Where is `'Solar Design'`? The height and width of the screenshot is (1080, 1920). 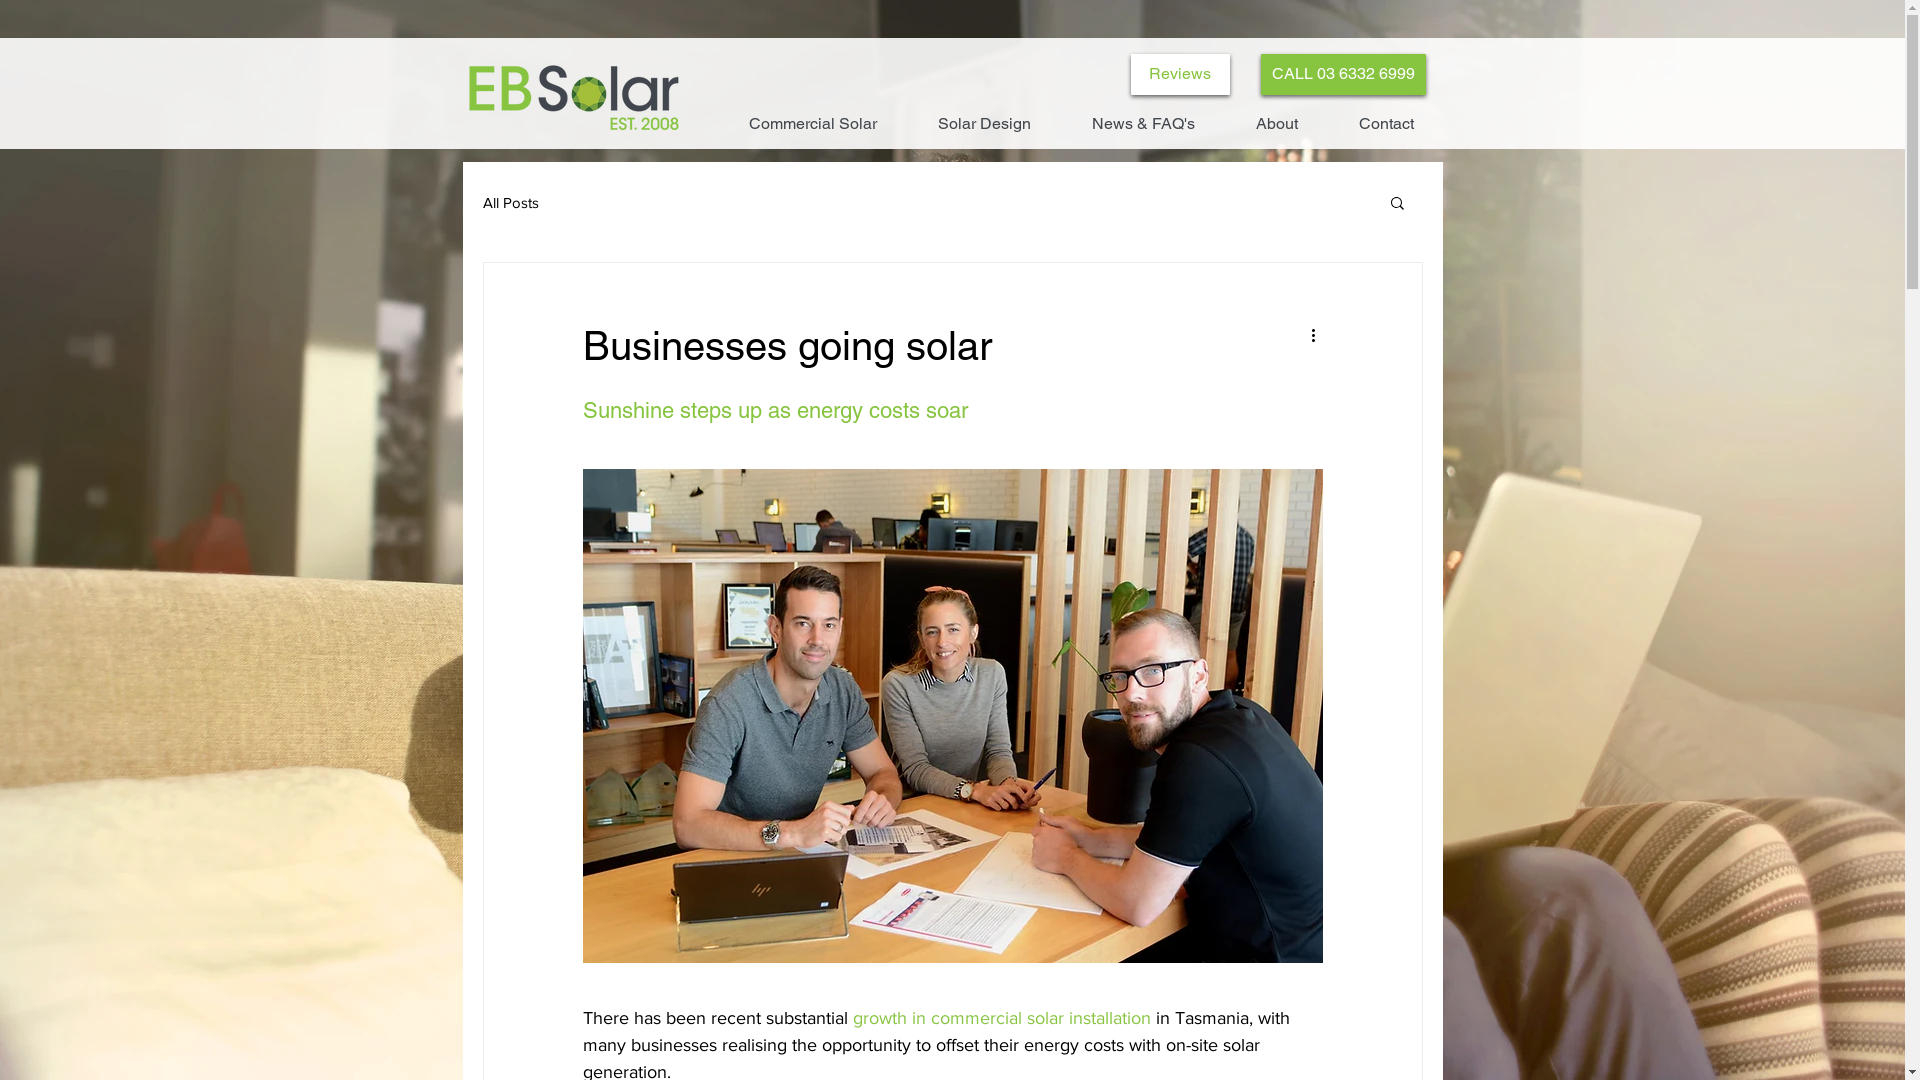 'Solar Design' is located at coordinates (984, 123).